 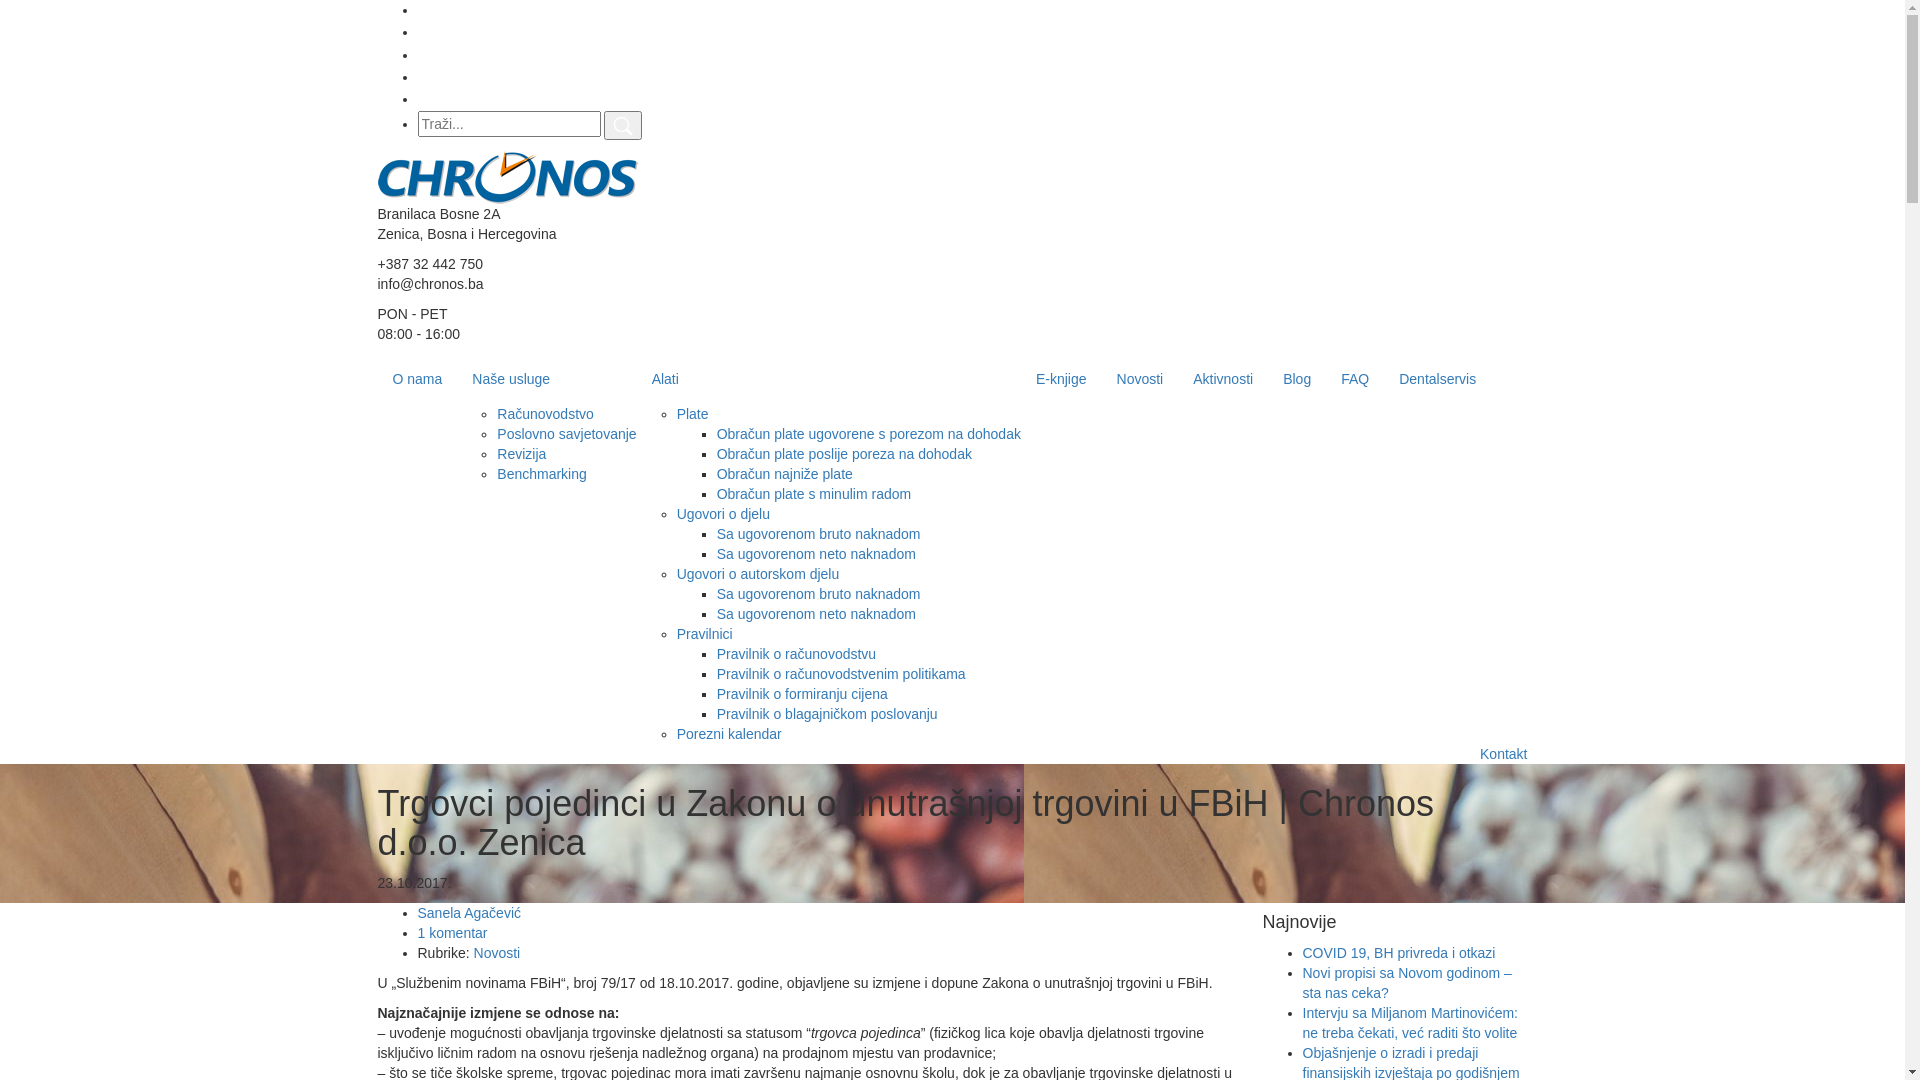 What do you see at coordinates (676, 512) in the screenshot?
I see `'Ugovori o djelu'` at bounding box center [676, 512].